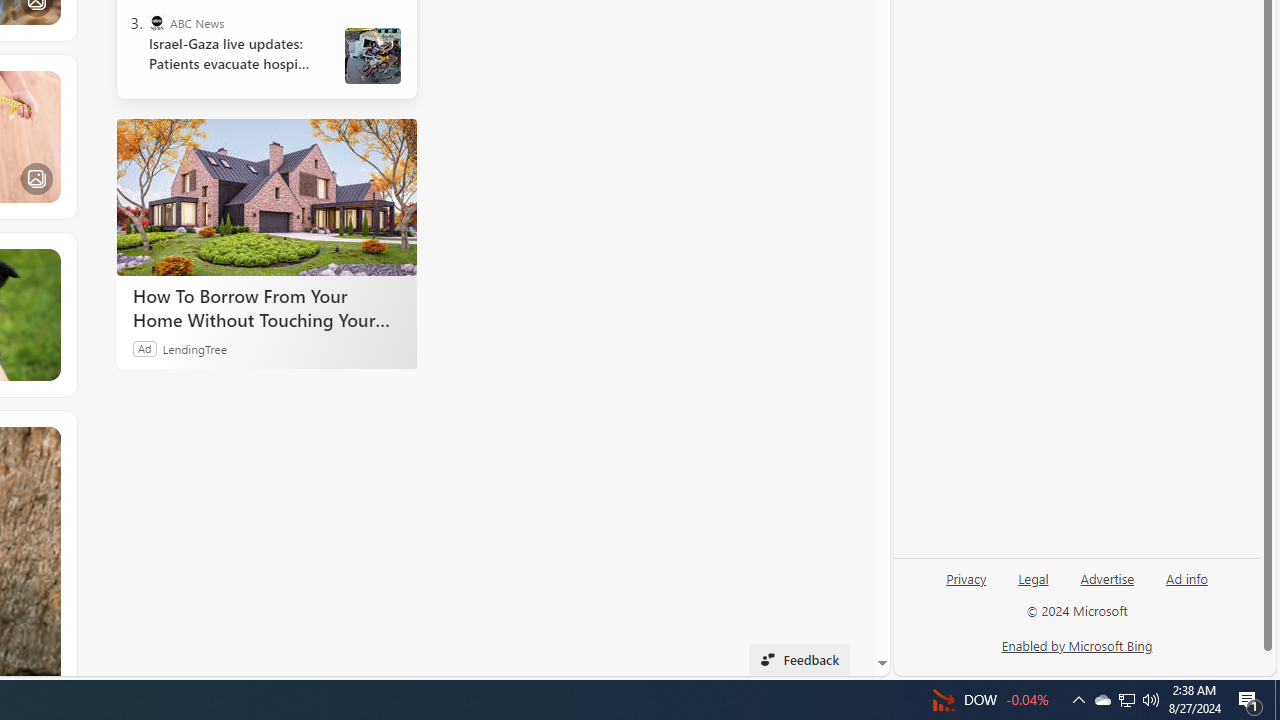 This screenshot has height=720, width=1280. Describe the element at coordinates (144, 347) in the screenshot. I see `'Ad'` at that location.